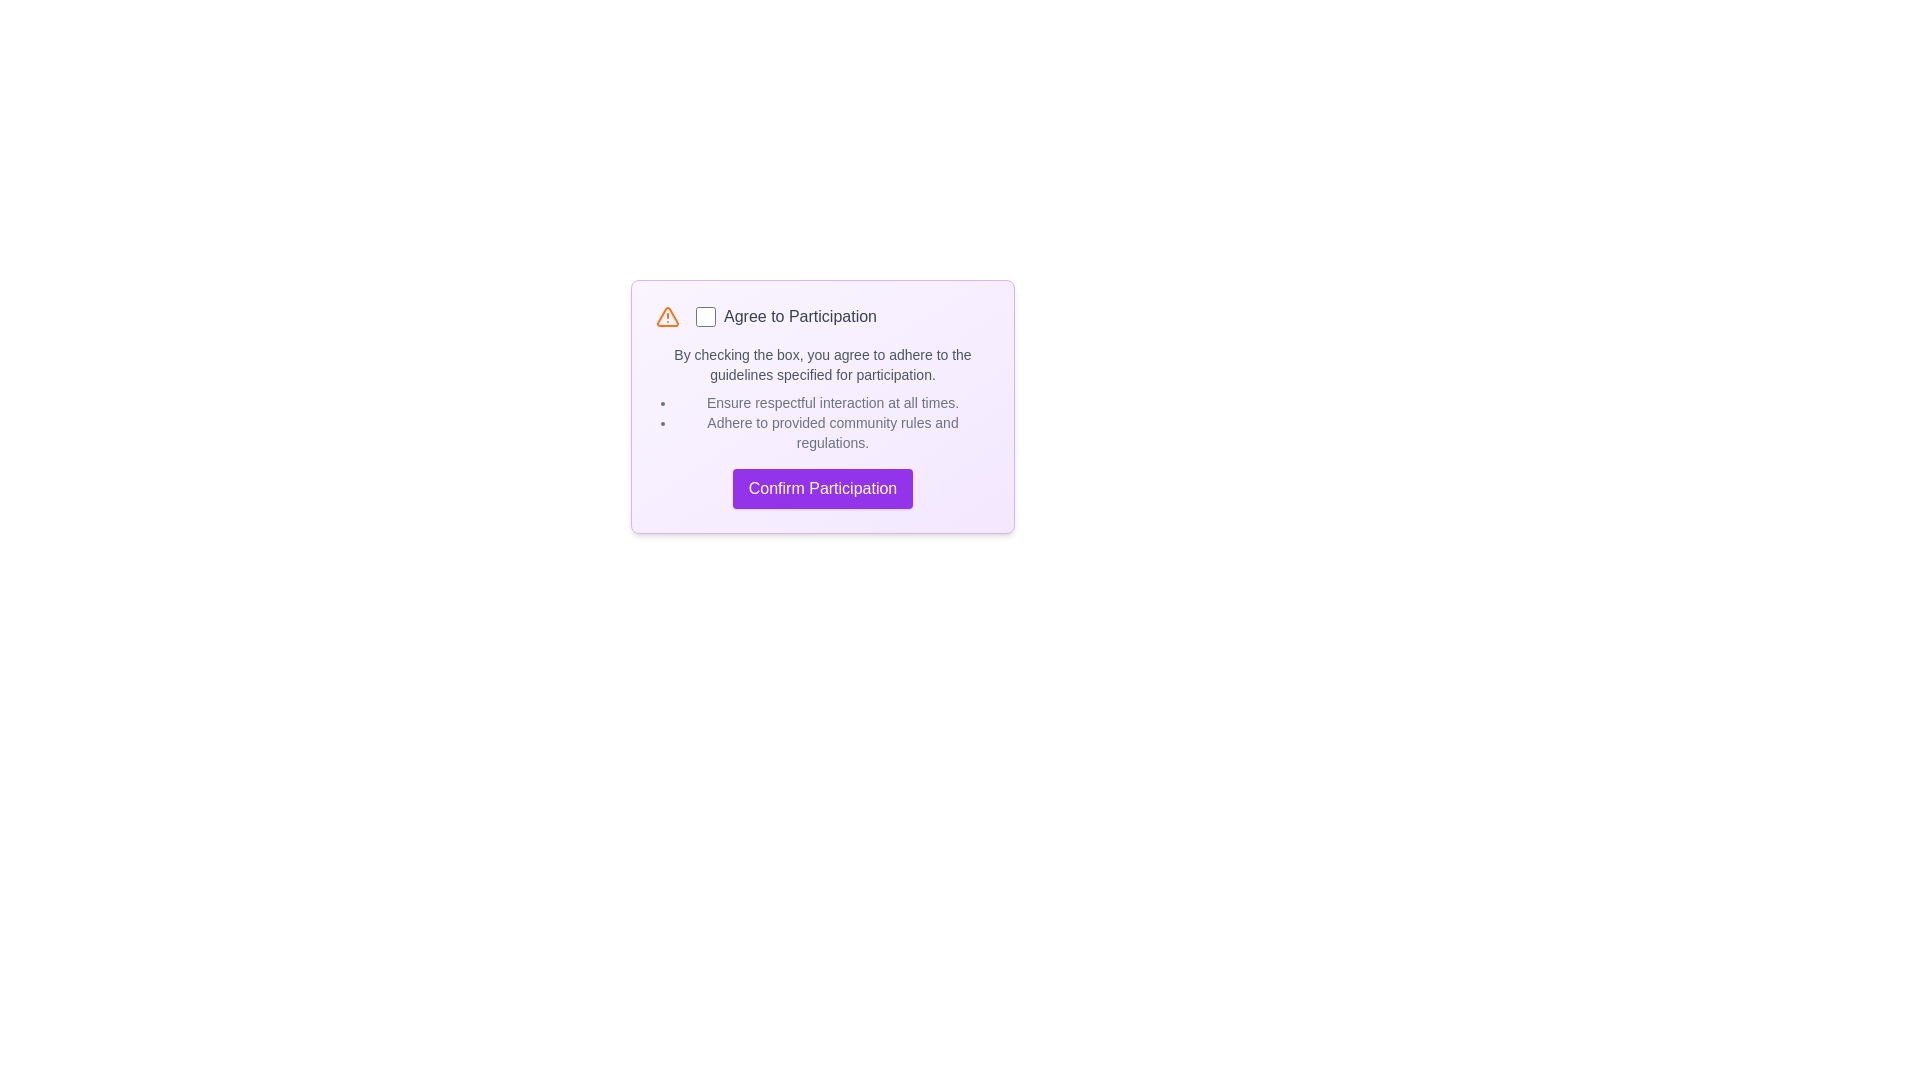 This screenshot has height=1080, width=1920. What do you see at coordinates (785, 315) in the screenshot?
I see `the text label that reads 'Agree to Participation', which is styled in gray and positioned next to a checkbox in a light purple background` at bounding box center [785, 315].